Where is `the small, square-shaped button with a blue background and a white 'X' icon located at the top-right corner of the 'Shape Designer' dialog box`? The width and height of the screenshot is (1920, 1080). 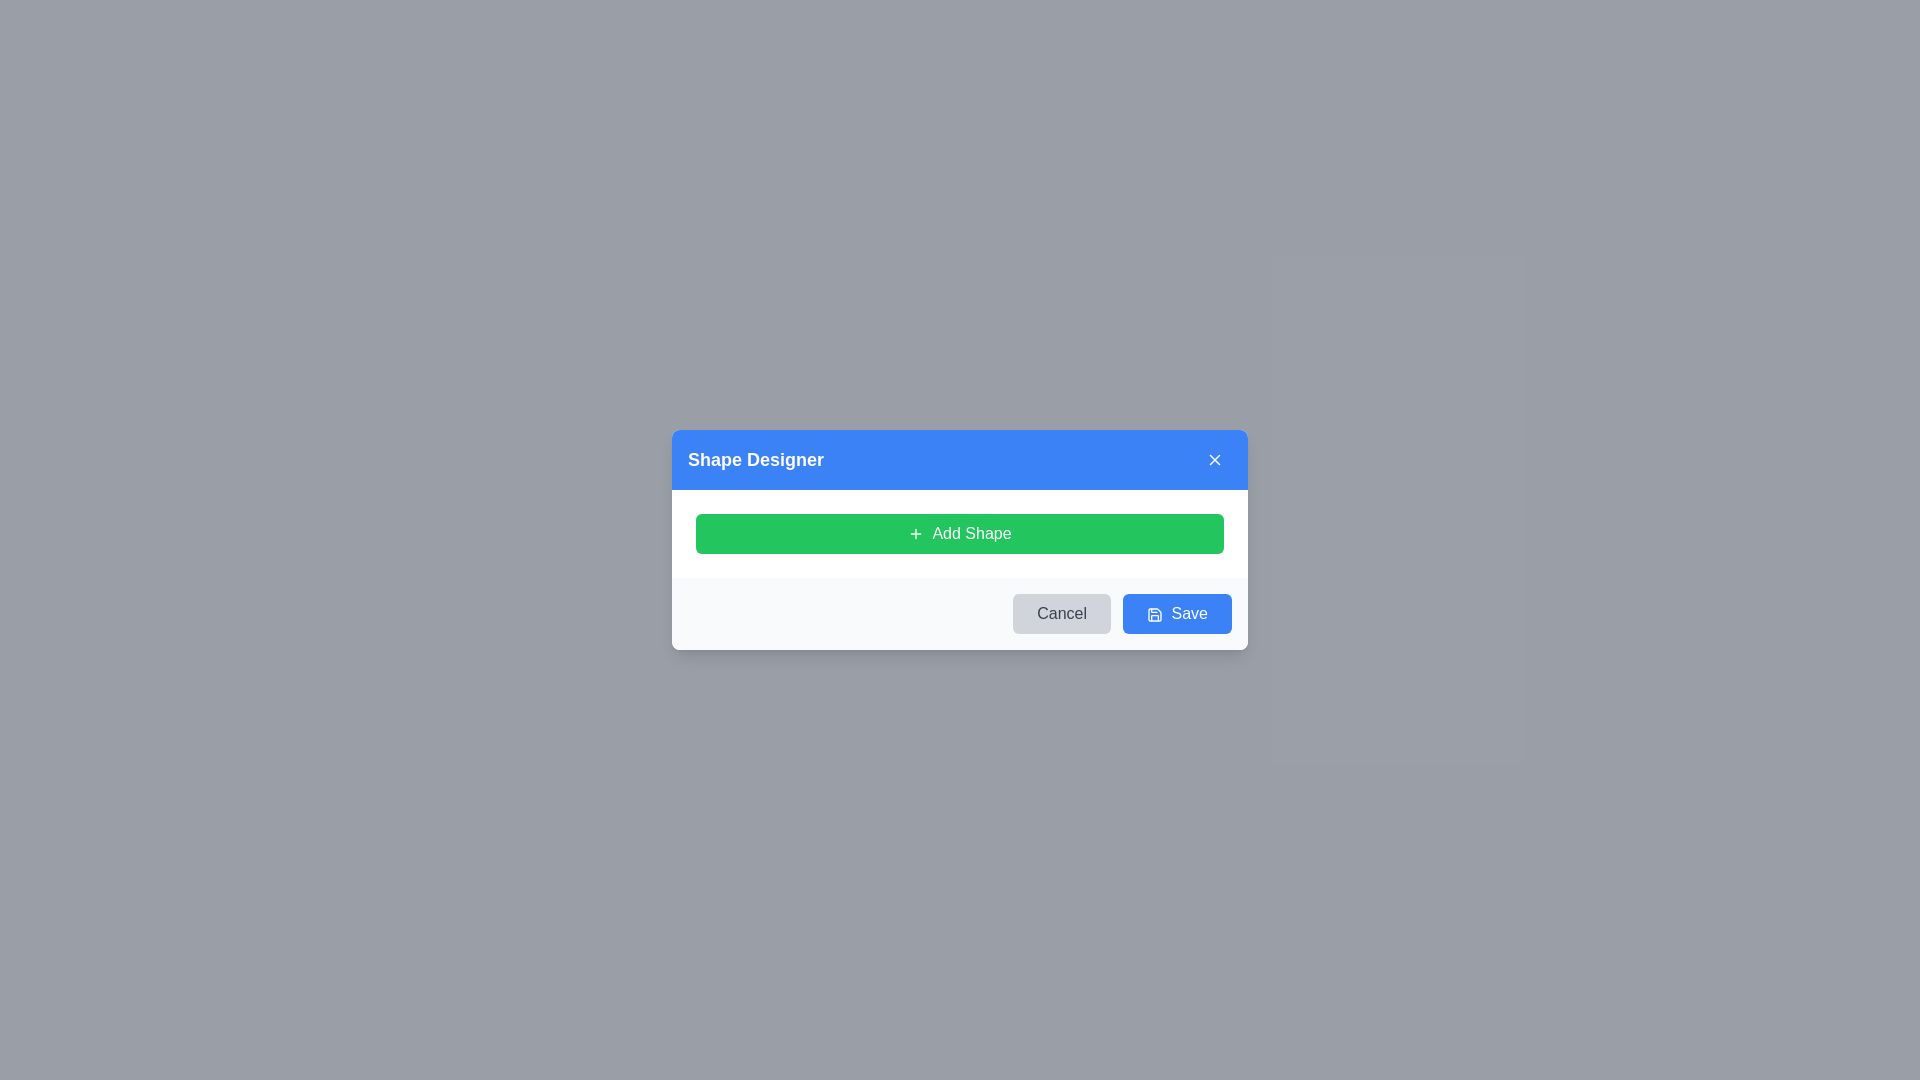
the small, square-shaped button with a blue background and a white 'X' icon located at the top-right corner of the 'Shape Designer' dialog box is located at coordinates (1213, 459).